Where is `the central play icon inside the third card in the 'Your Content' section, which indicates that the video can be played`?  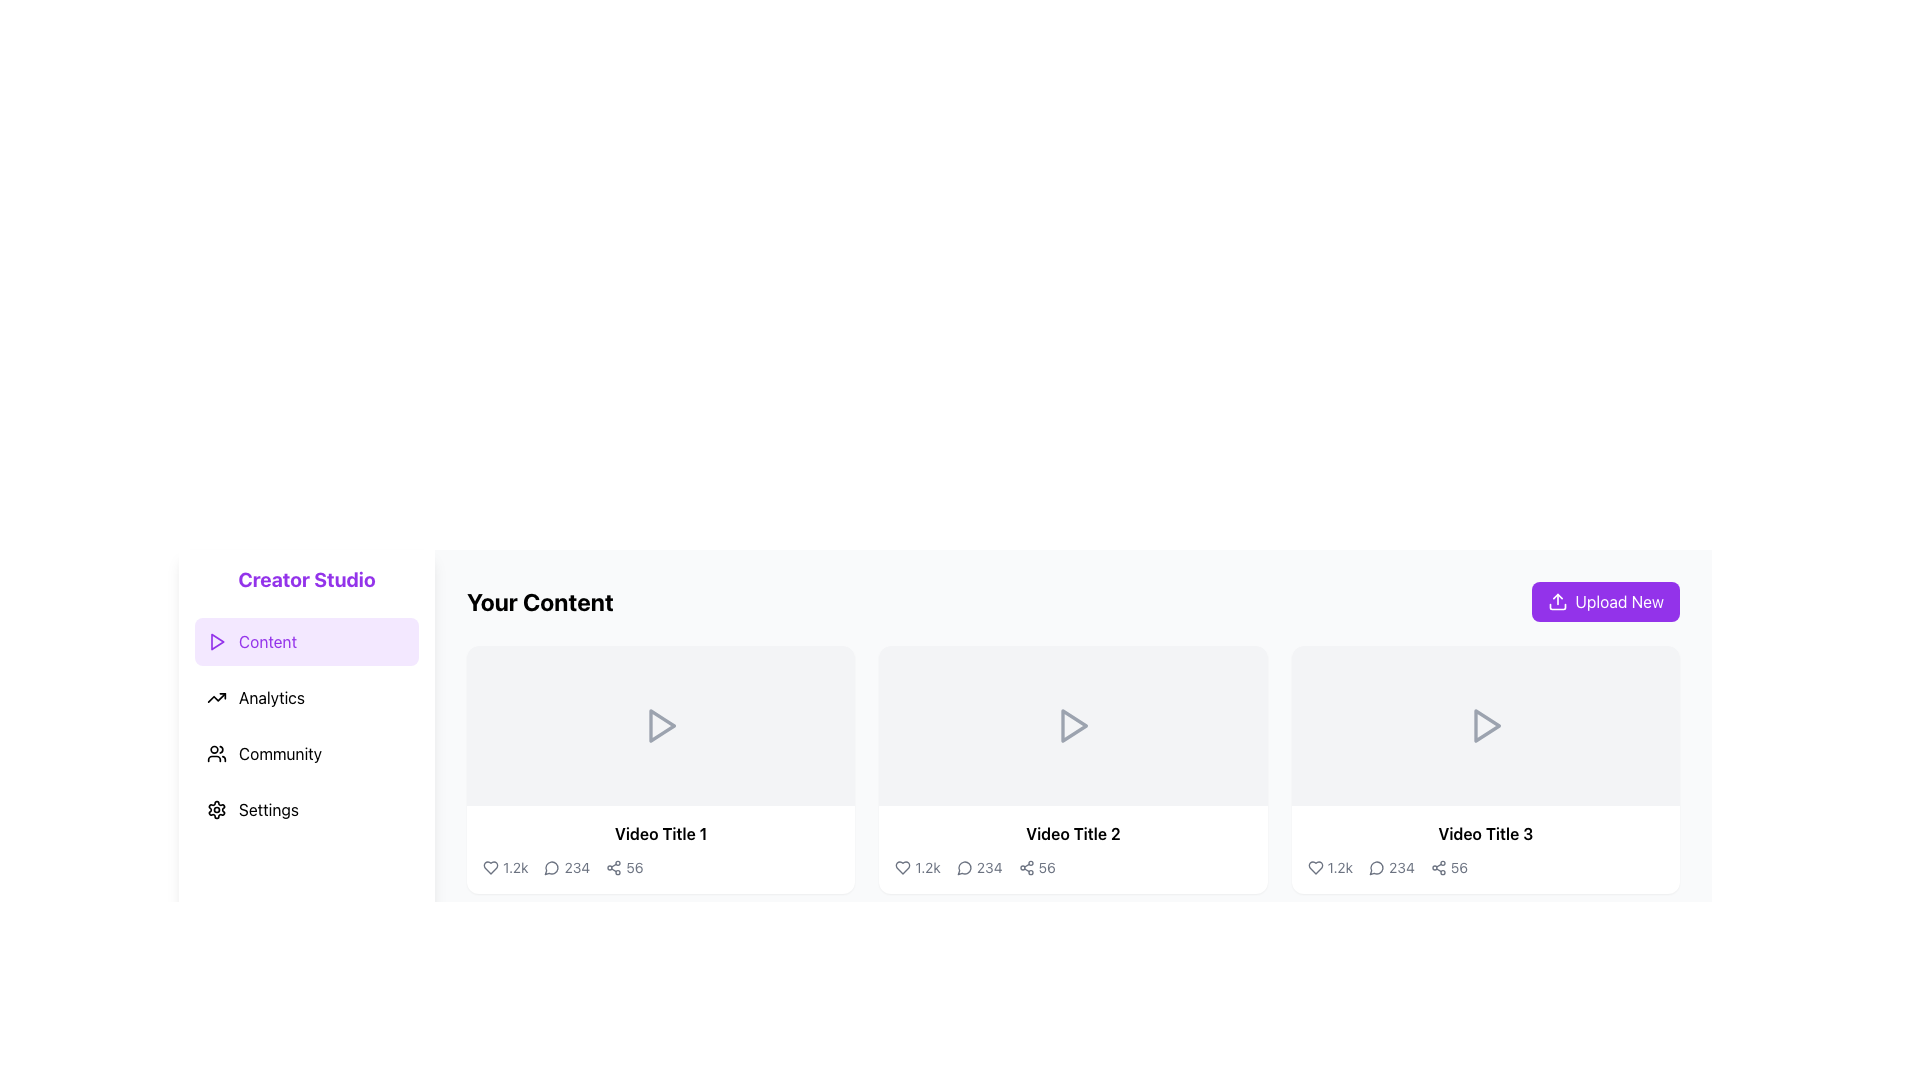
the central play icon inside the third card in the 'Your Content' section, which indicates that the video can be played is located at coordinates (1487, 725).